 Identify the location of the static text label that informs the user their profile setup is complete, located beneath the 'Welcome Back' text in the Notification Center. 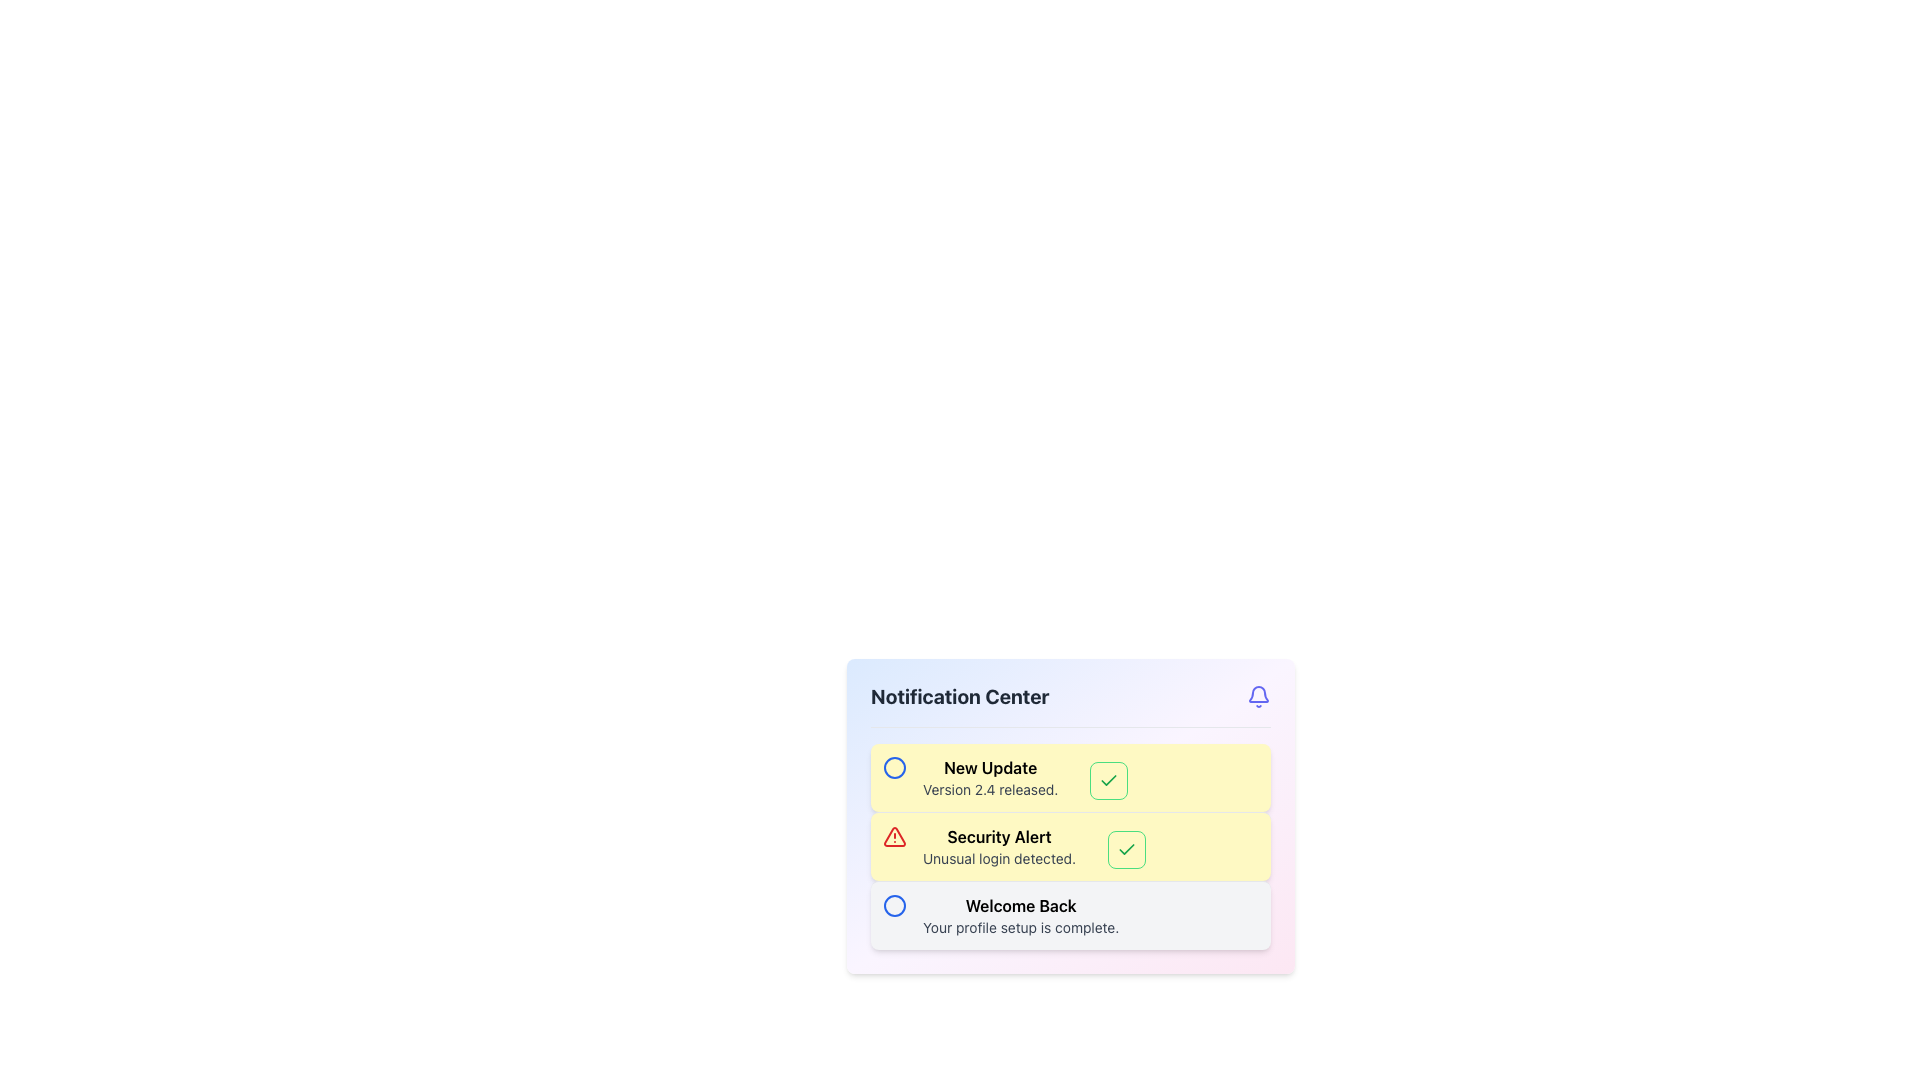
(1021, 928).